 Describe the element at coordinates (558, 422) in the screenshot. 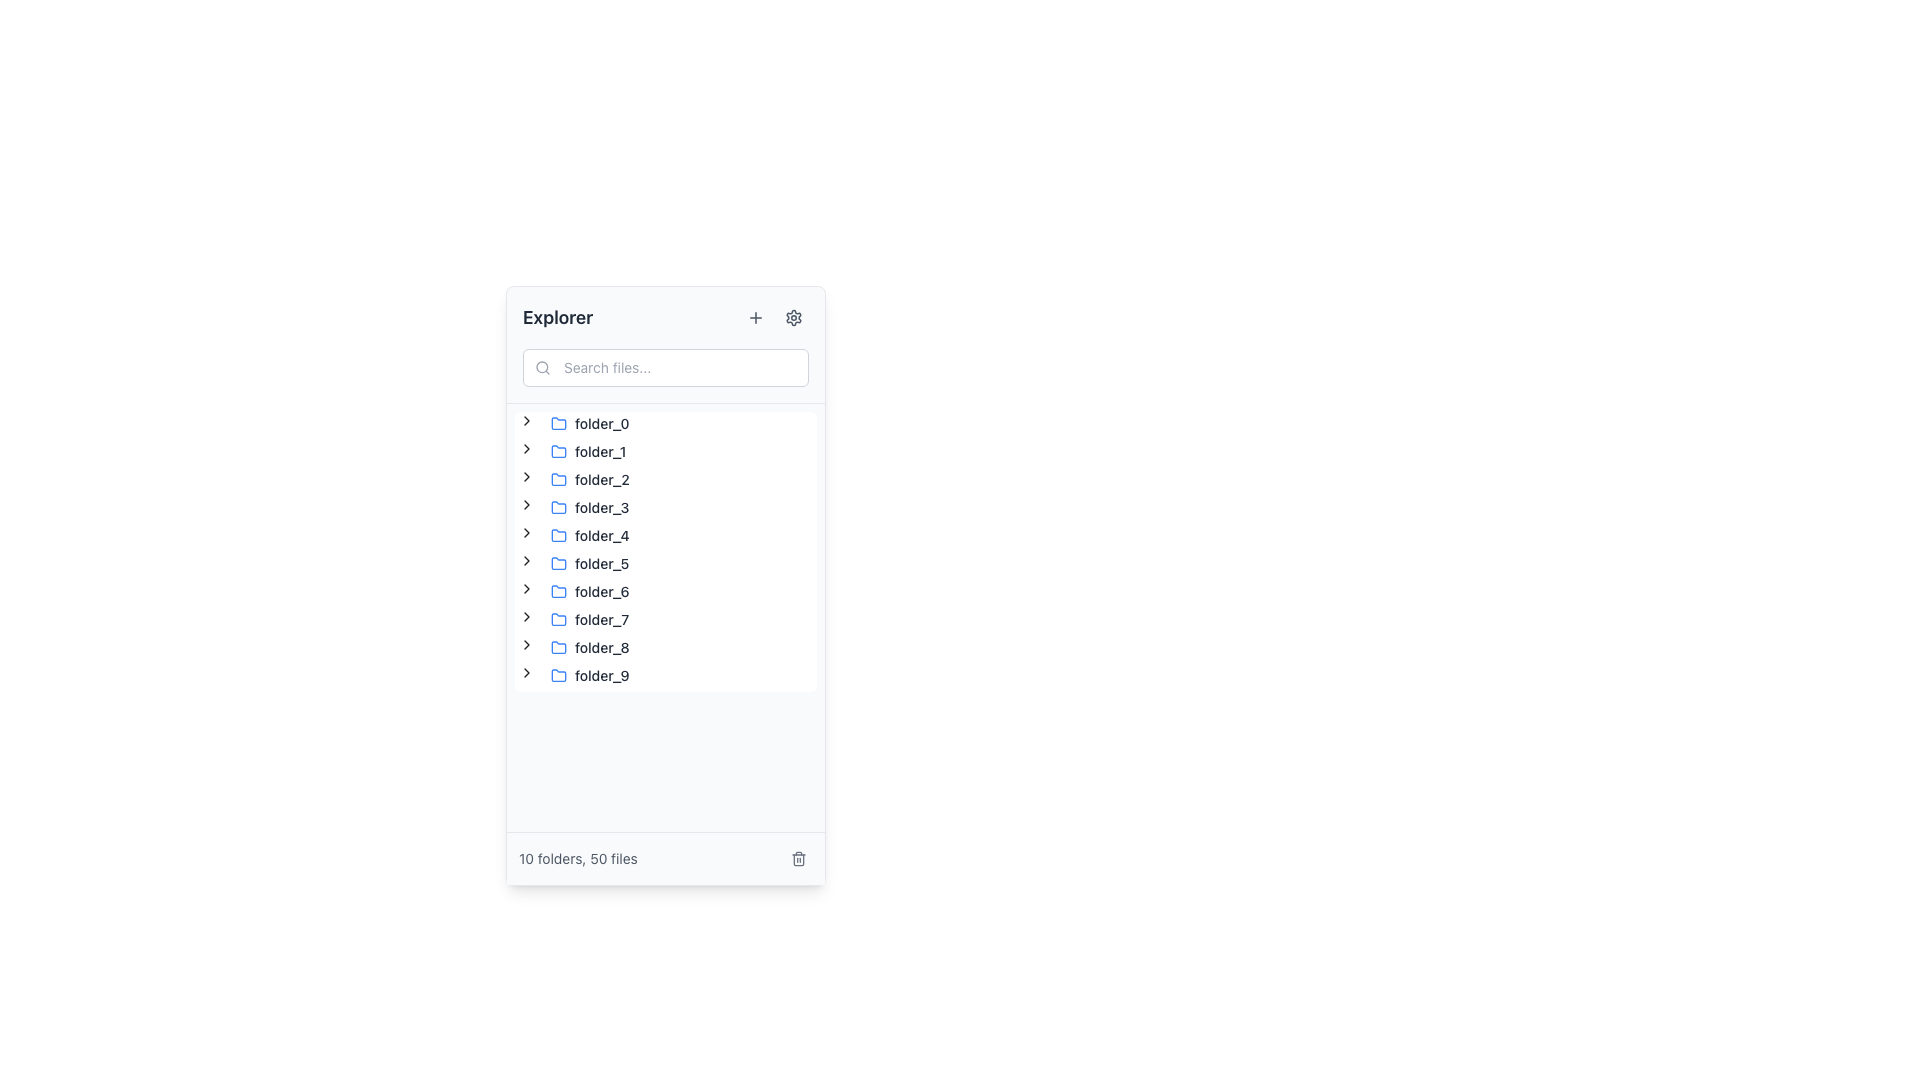

I see `the first folder icon with a blue outline in the vertical list` at that location.